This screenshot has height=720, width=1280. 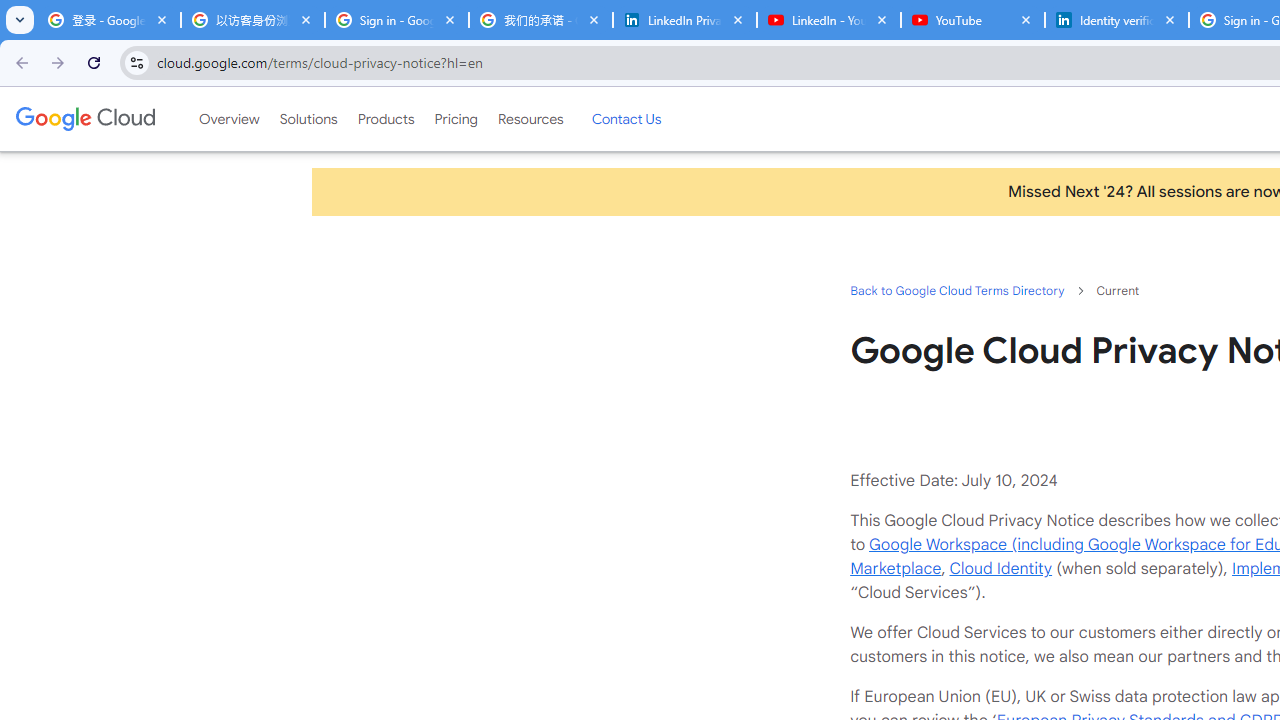 What do you see at coordinates (972, 20) in the screenshot?
I see `'YouTube'` at bounding box center [972, 20].